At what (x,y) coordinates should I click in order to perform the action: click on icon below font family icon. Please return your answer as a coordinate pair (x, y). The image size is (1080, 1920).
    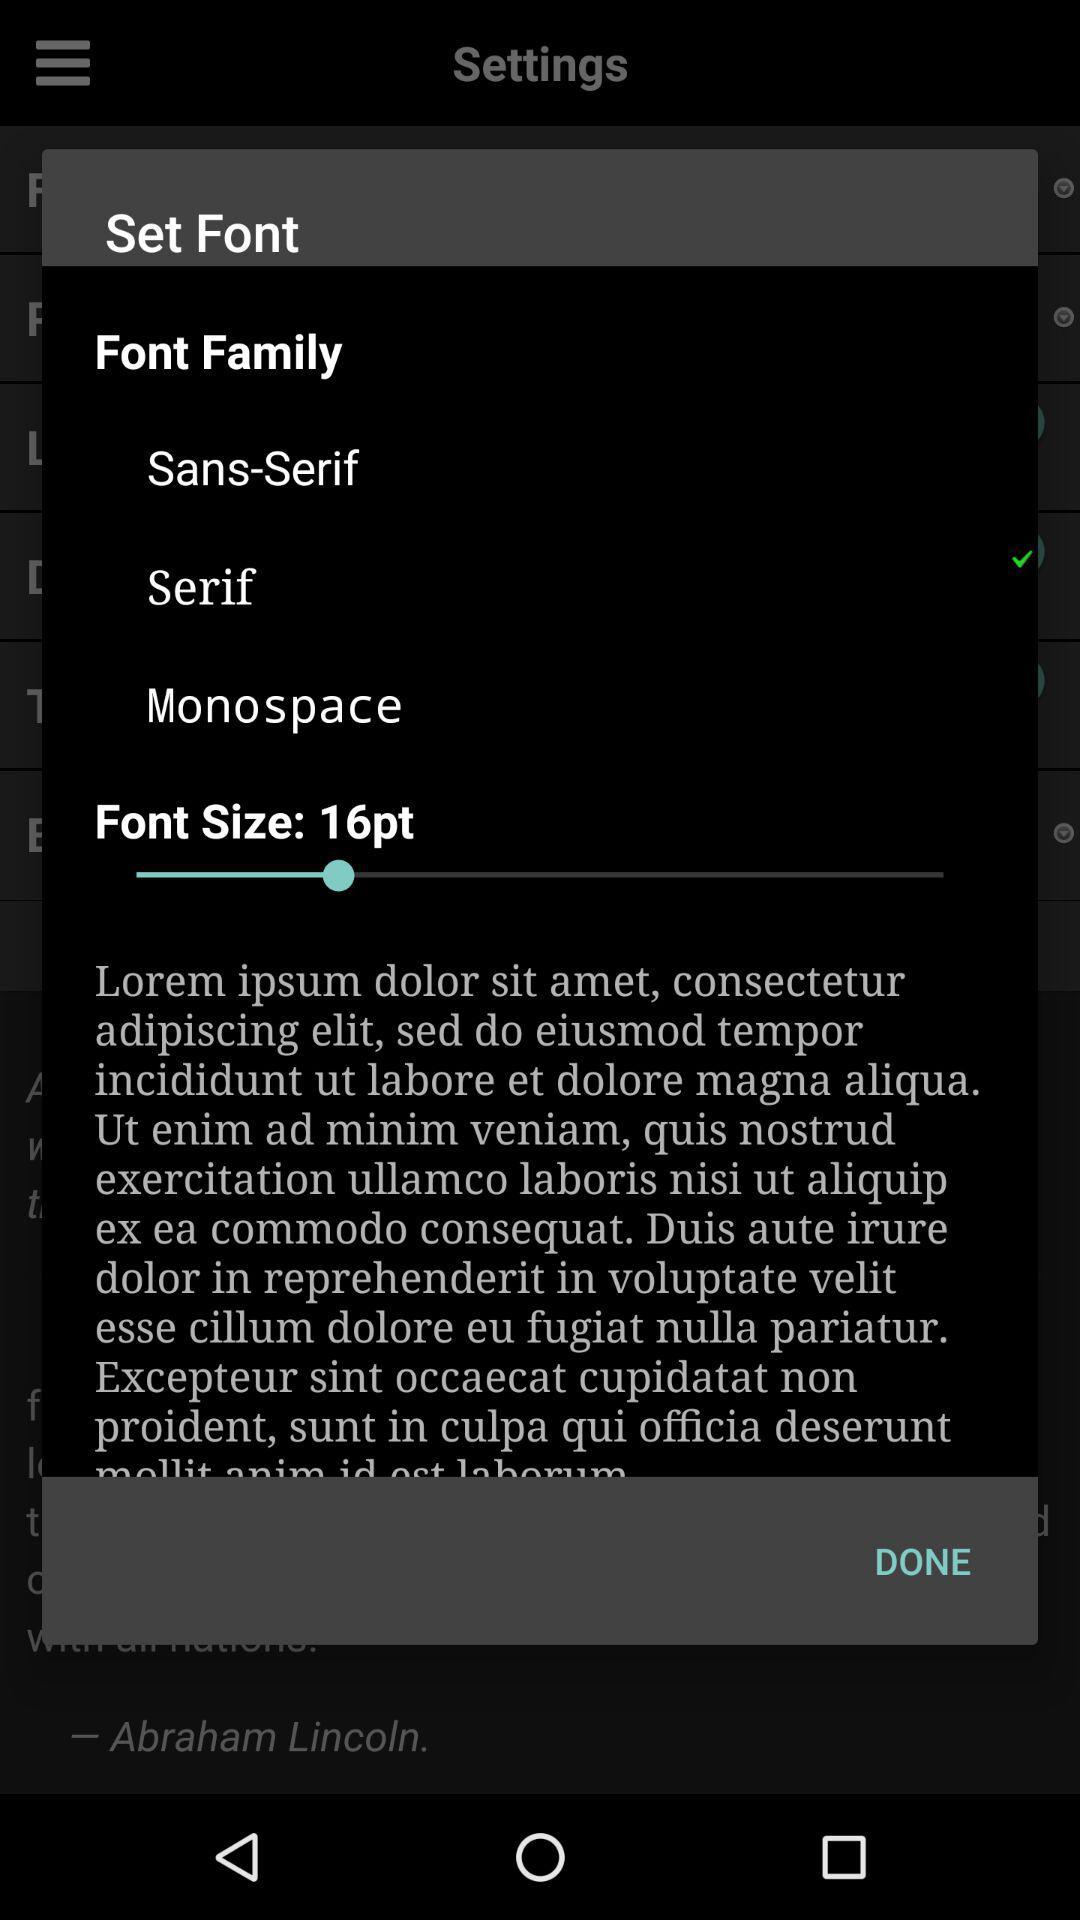
    Looking at the image, I should click on (566, 465).